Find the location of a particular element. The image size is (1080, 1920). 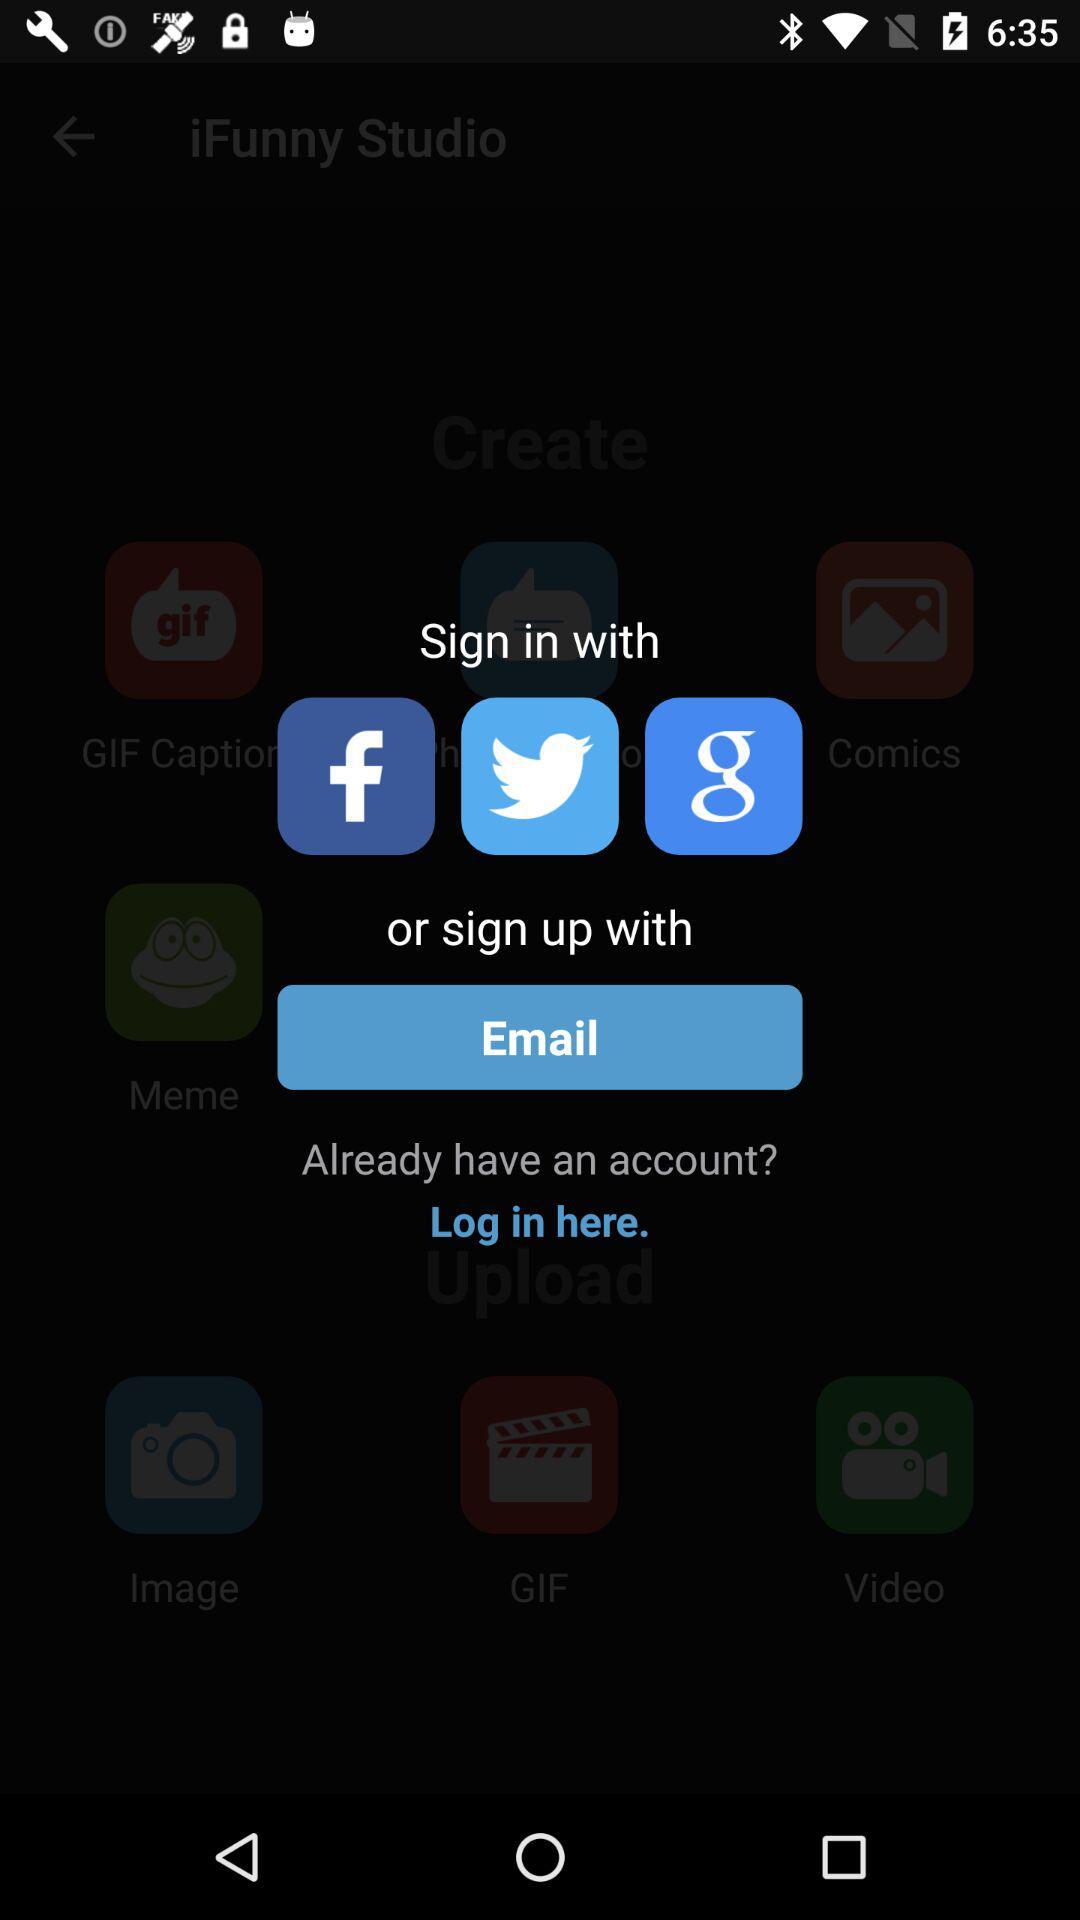

the facebook icon is located at coordinates (355, 775).